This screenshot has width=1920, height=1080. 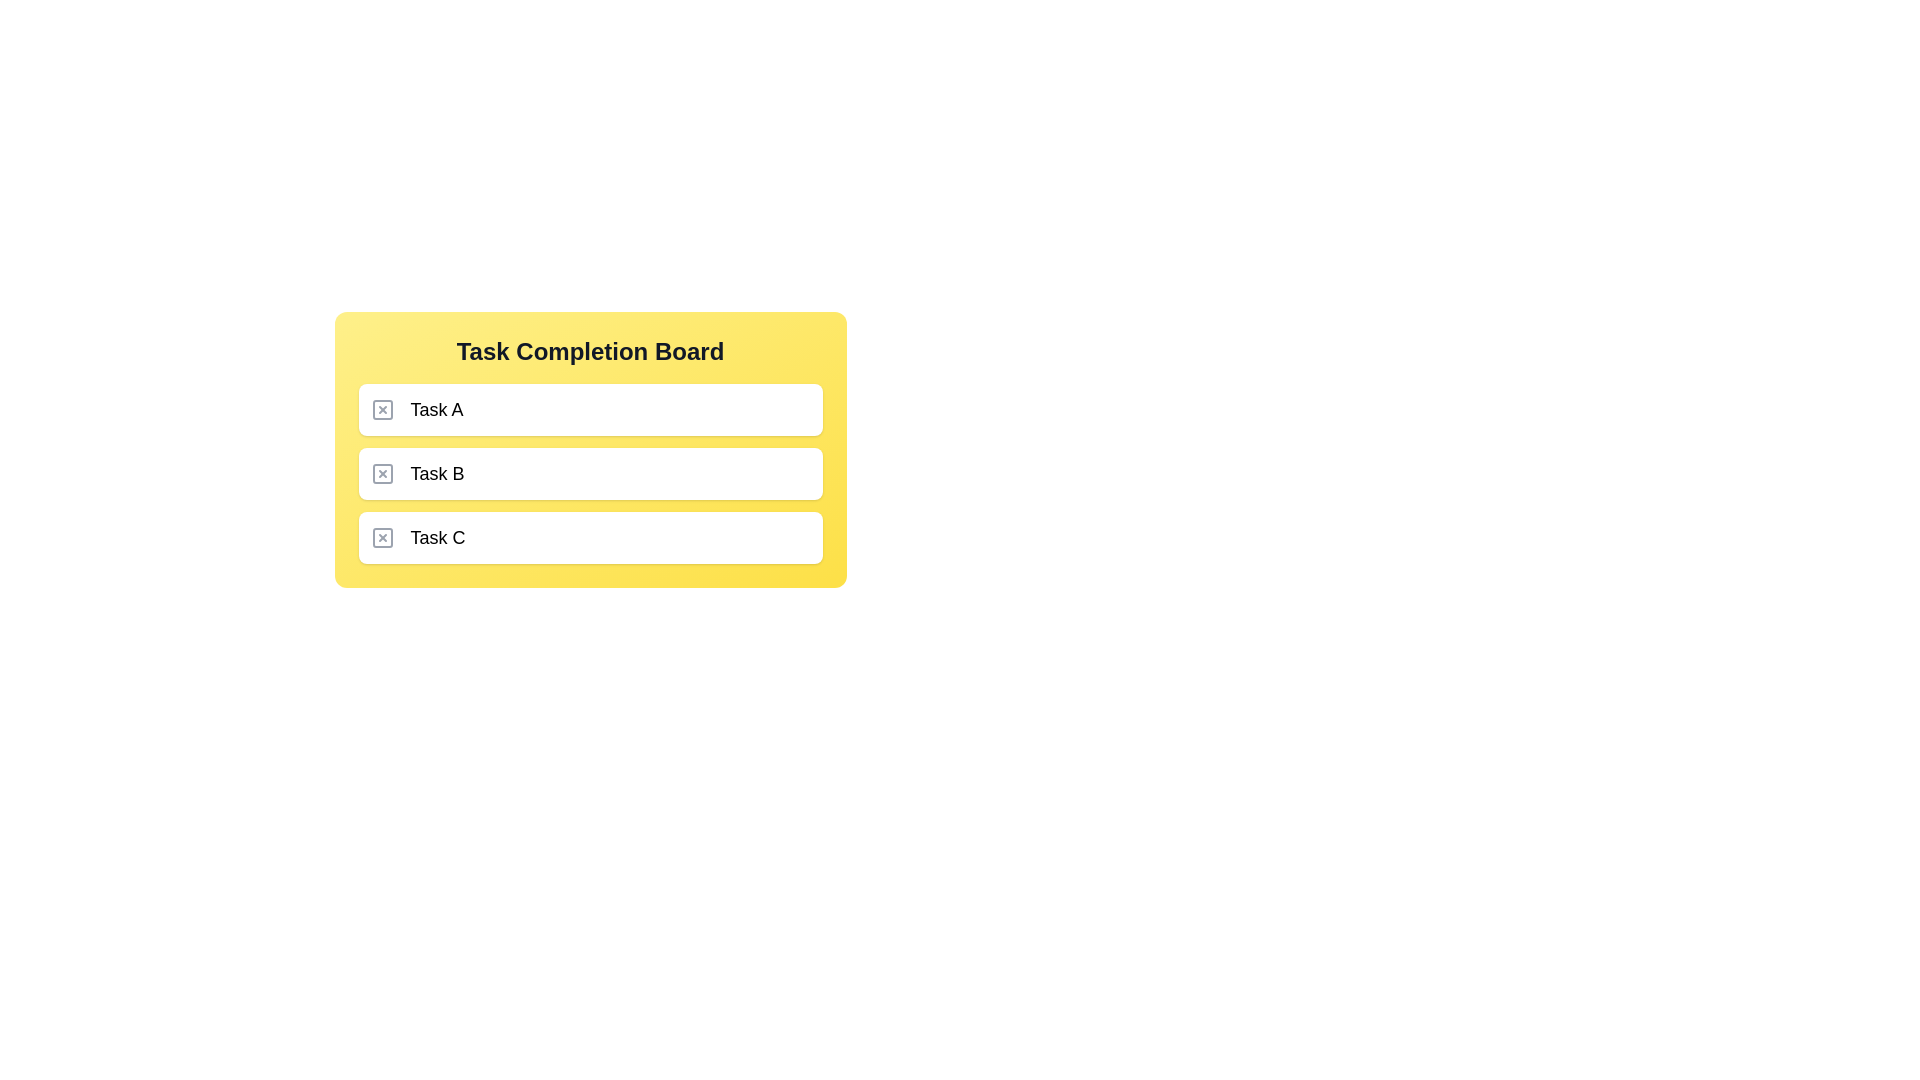 I want to click on the text label representing 'Task B' within the 'Task Completion Board', so click(x=436, y=474).